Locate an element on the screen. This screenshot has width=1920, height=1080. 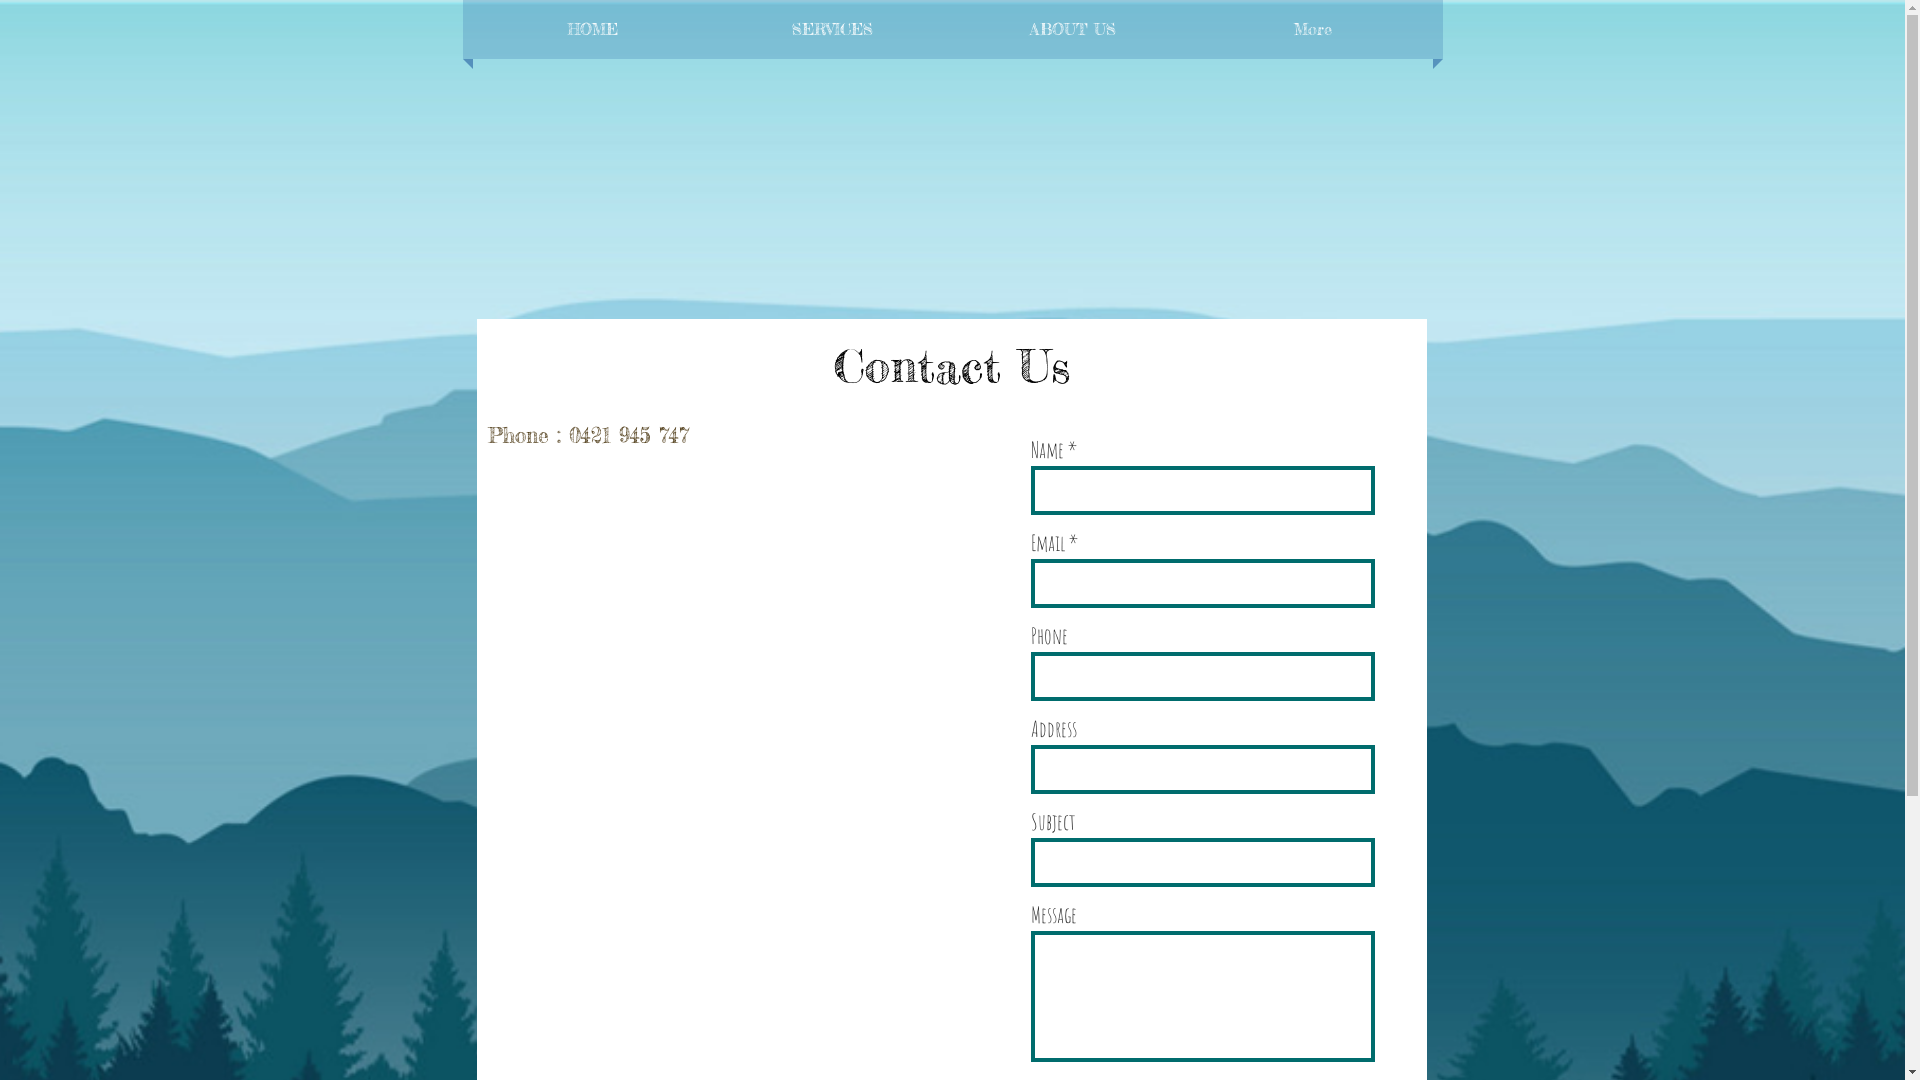
'ABOUT US' is located at coordinates (1070, 29).